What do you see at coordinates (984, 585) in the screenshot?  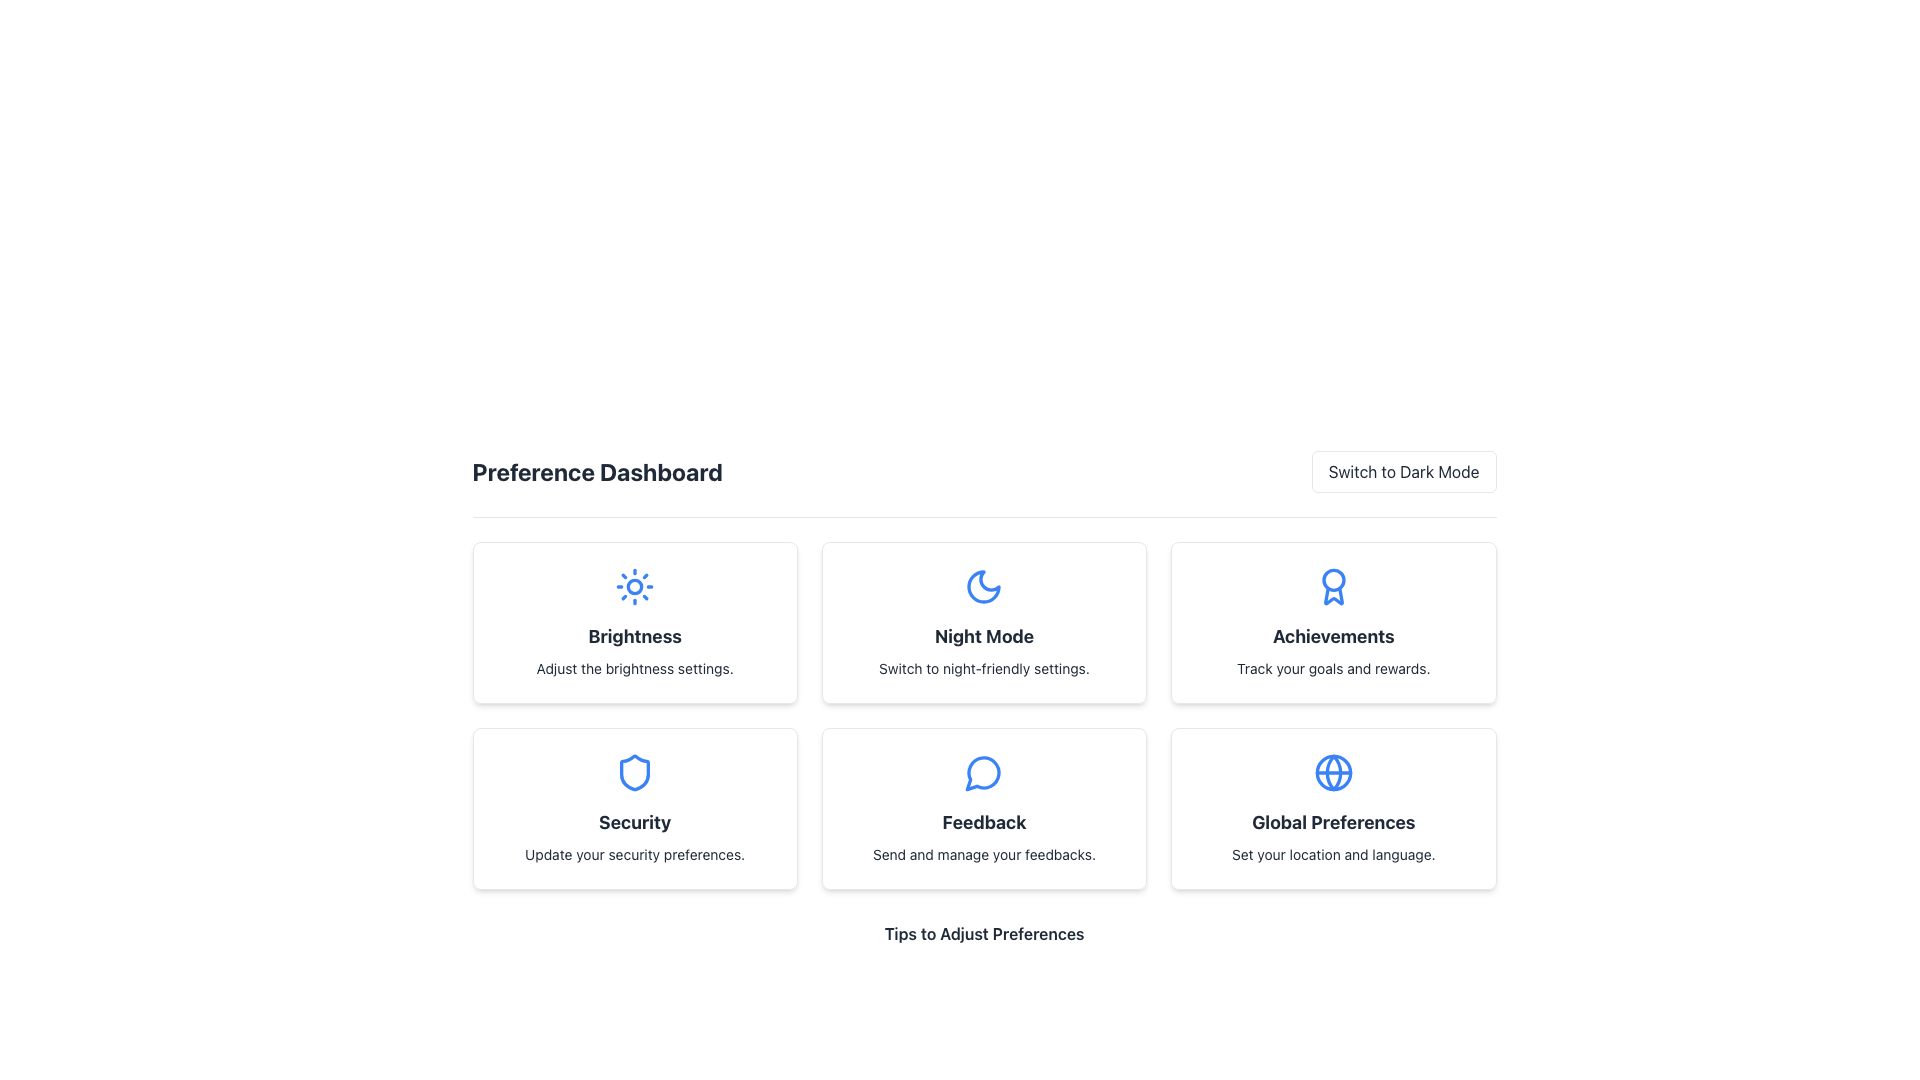 I see `the Decorative Icon for the 'Night Mode' section, which is located in the second column of the first row of the preference cards layout, positioned above the 'Night Mode' text and description` at bounding box center [984, 585].